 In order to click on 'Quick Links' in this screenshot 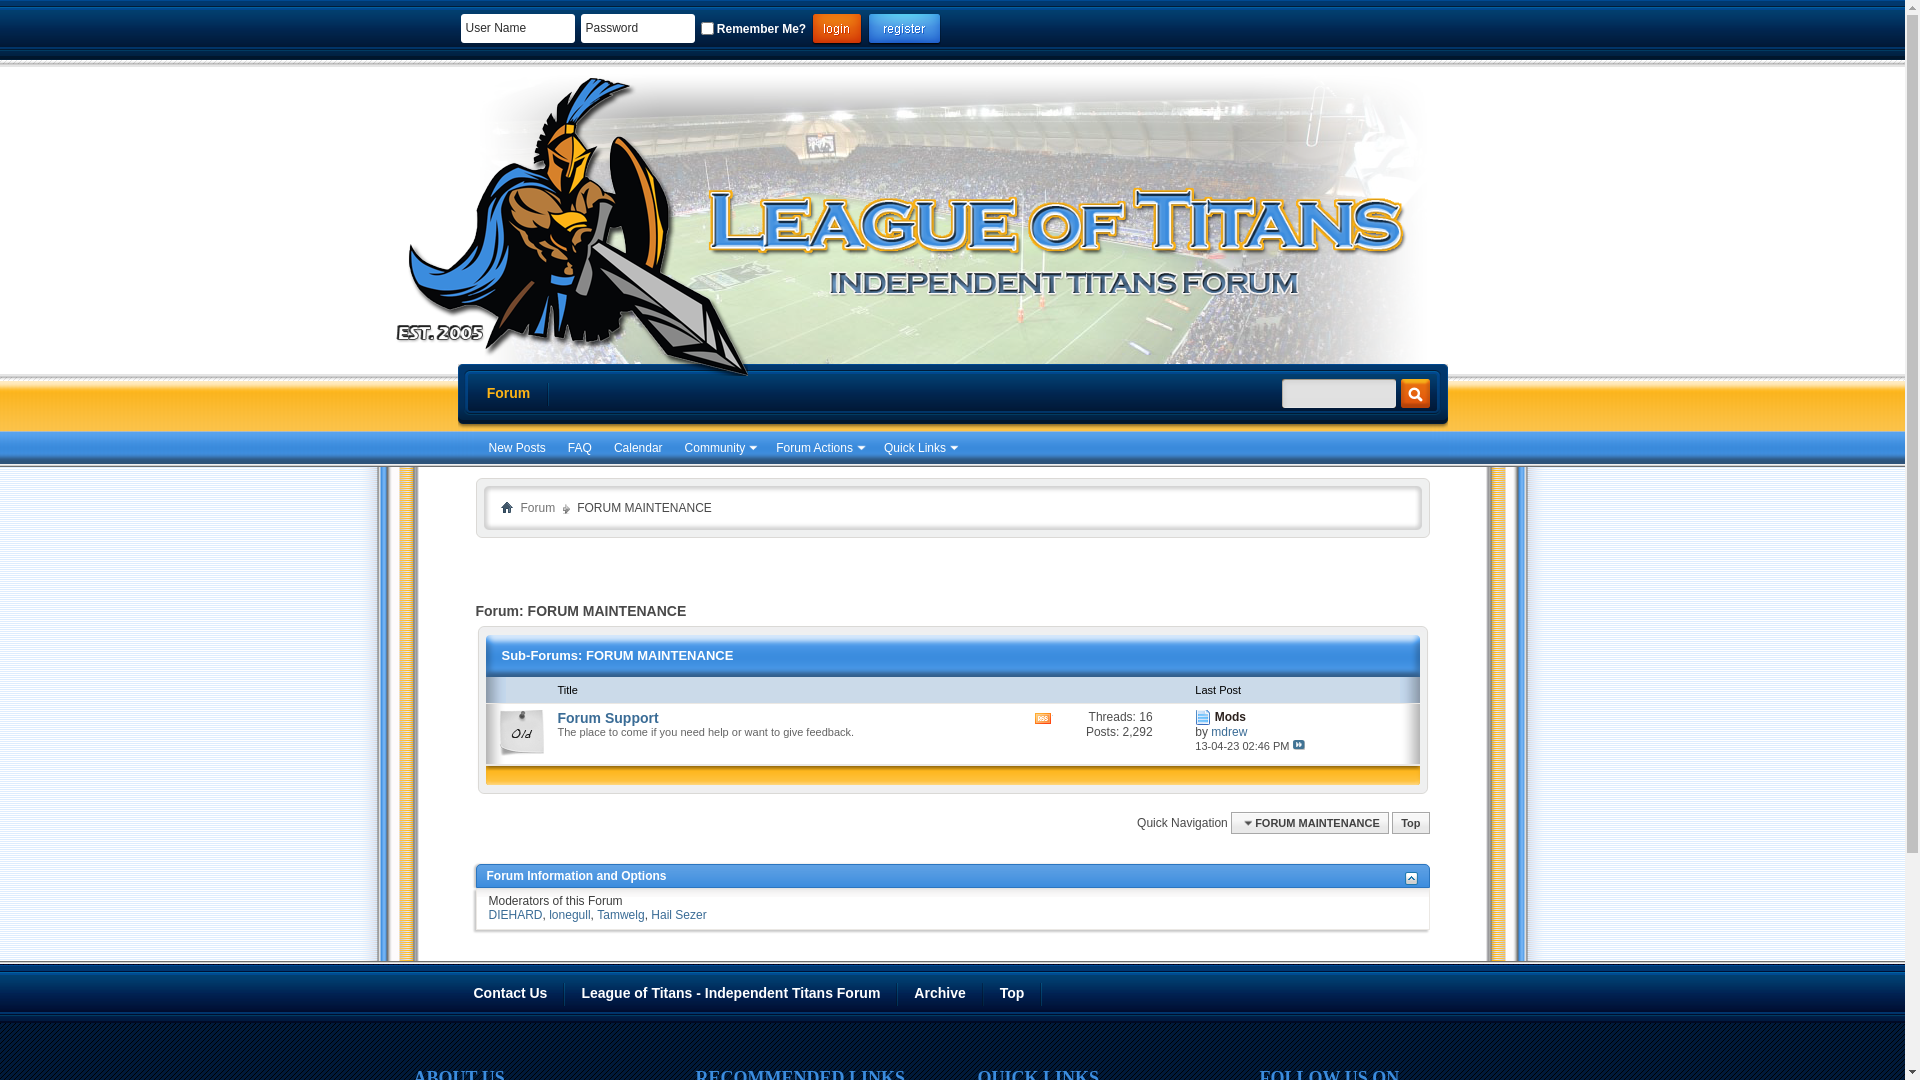, I will do `click(918, 447)`.